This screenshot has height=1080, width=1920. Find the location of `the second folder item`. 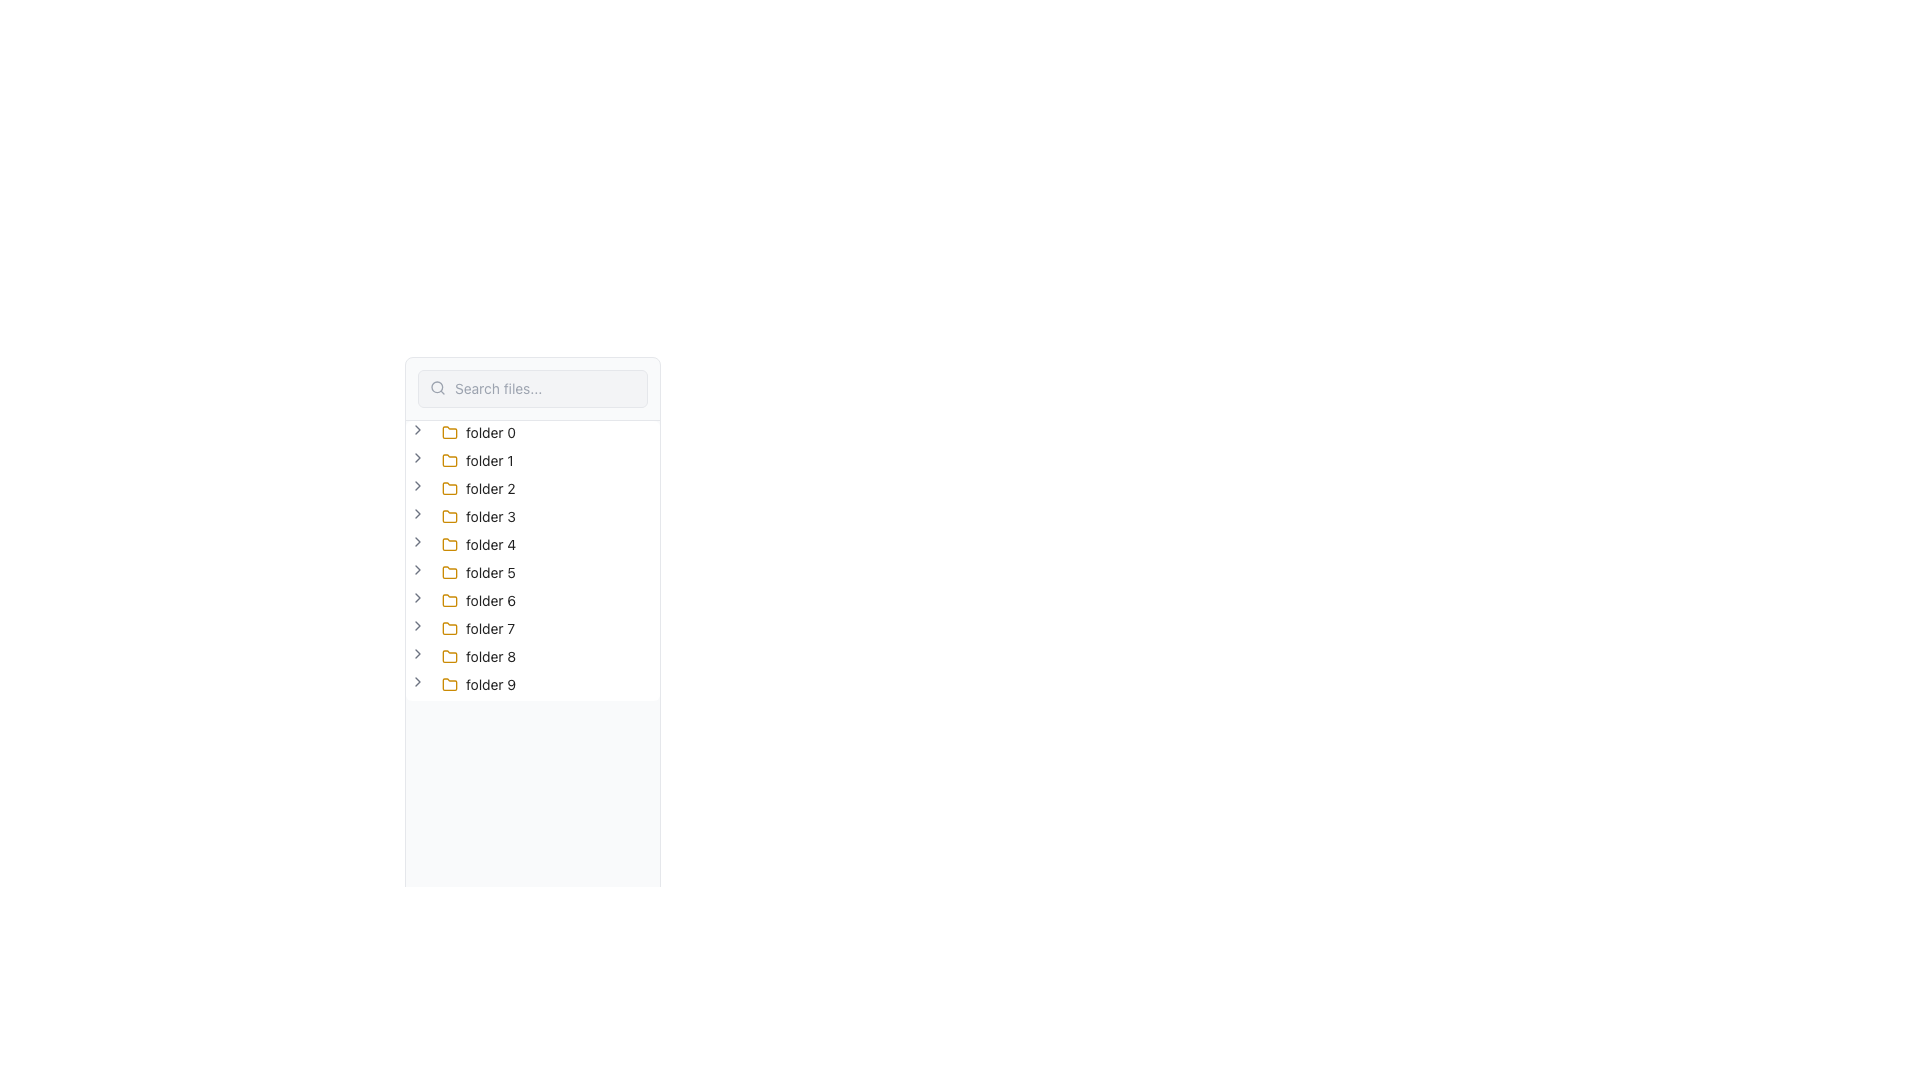

the second folder item is located at coordinates (476, 461).